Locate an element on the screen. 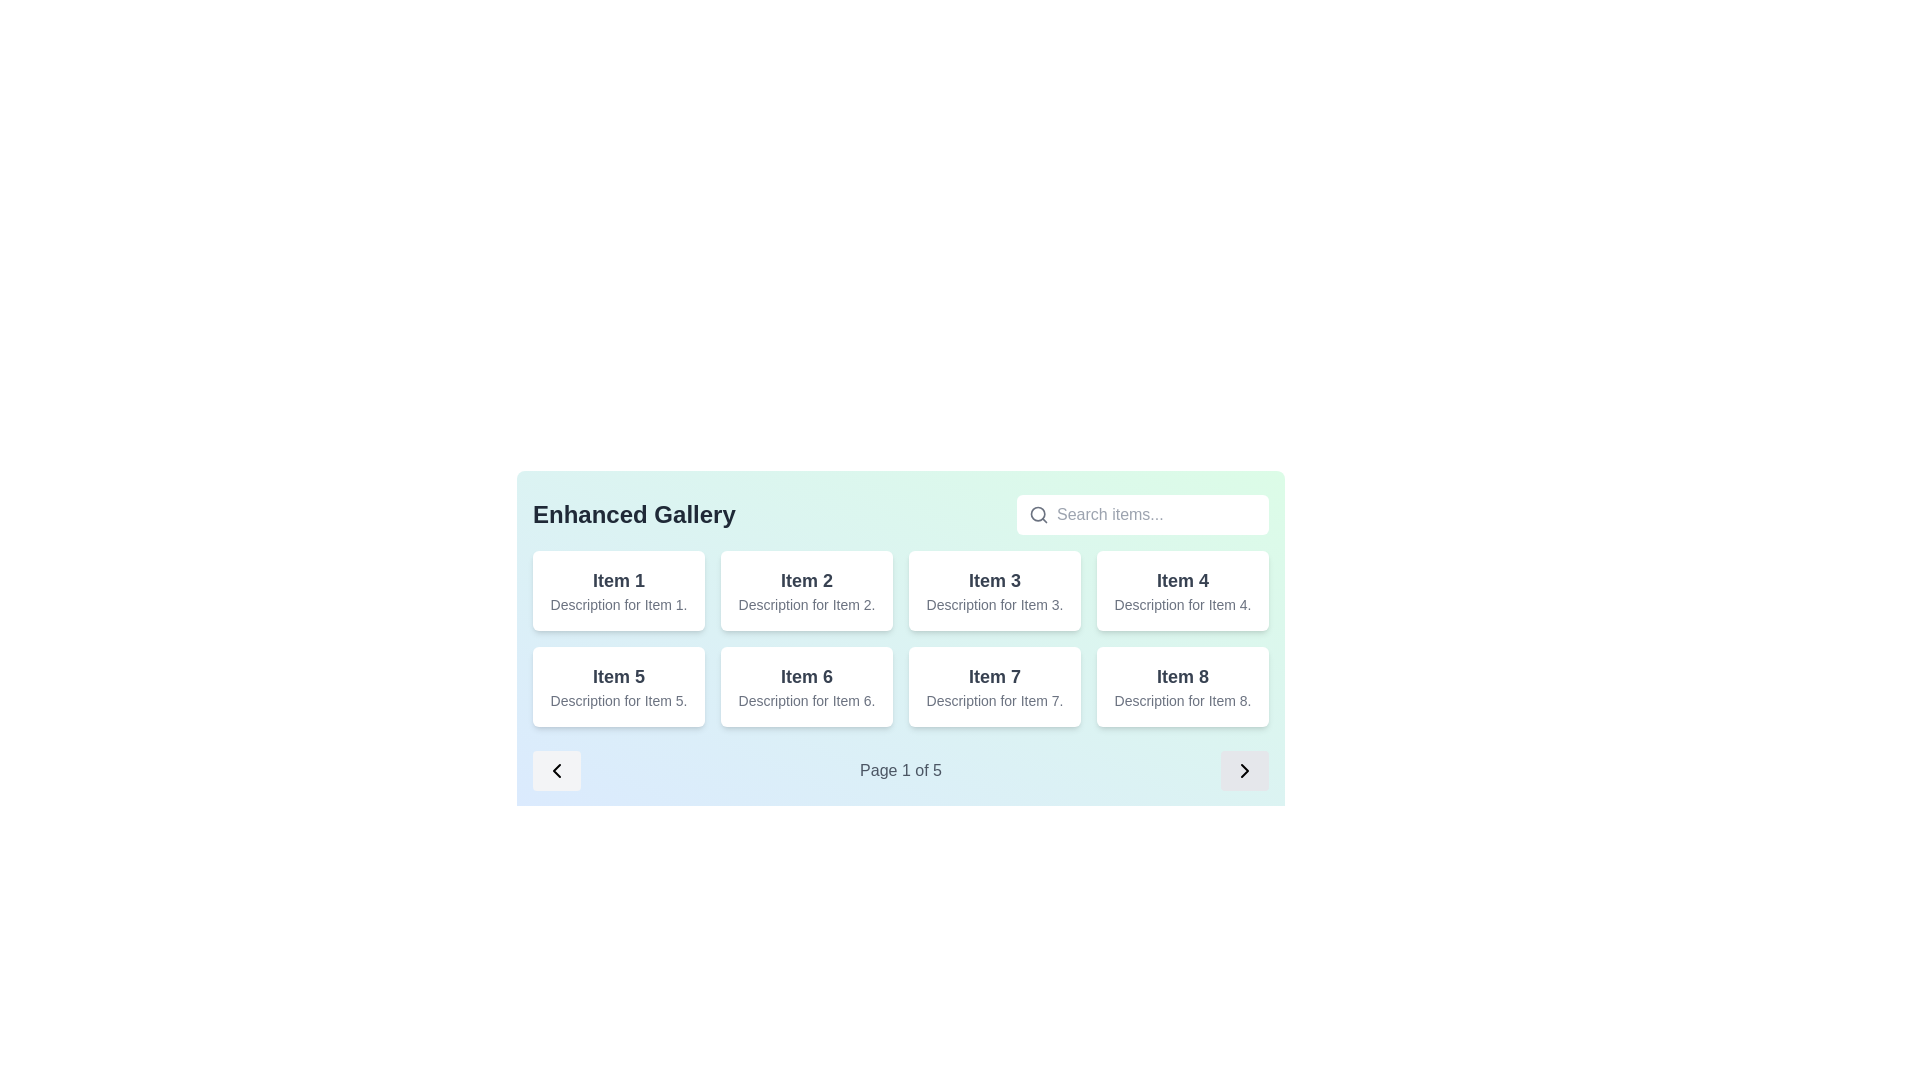 This screenshot has width=1920, height=1080. the static text label that provides additional information about the associated item, located immediately below 'Item 1' in the top-left corner of the card layout is located at coordinates (618, 604).